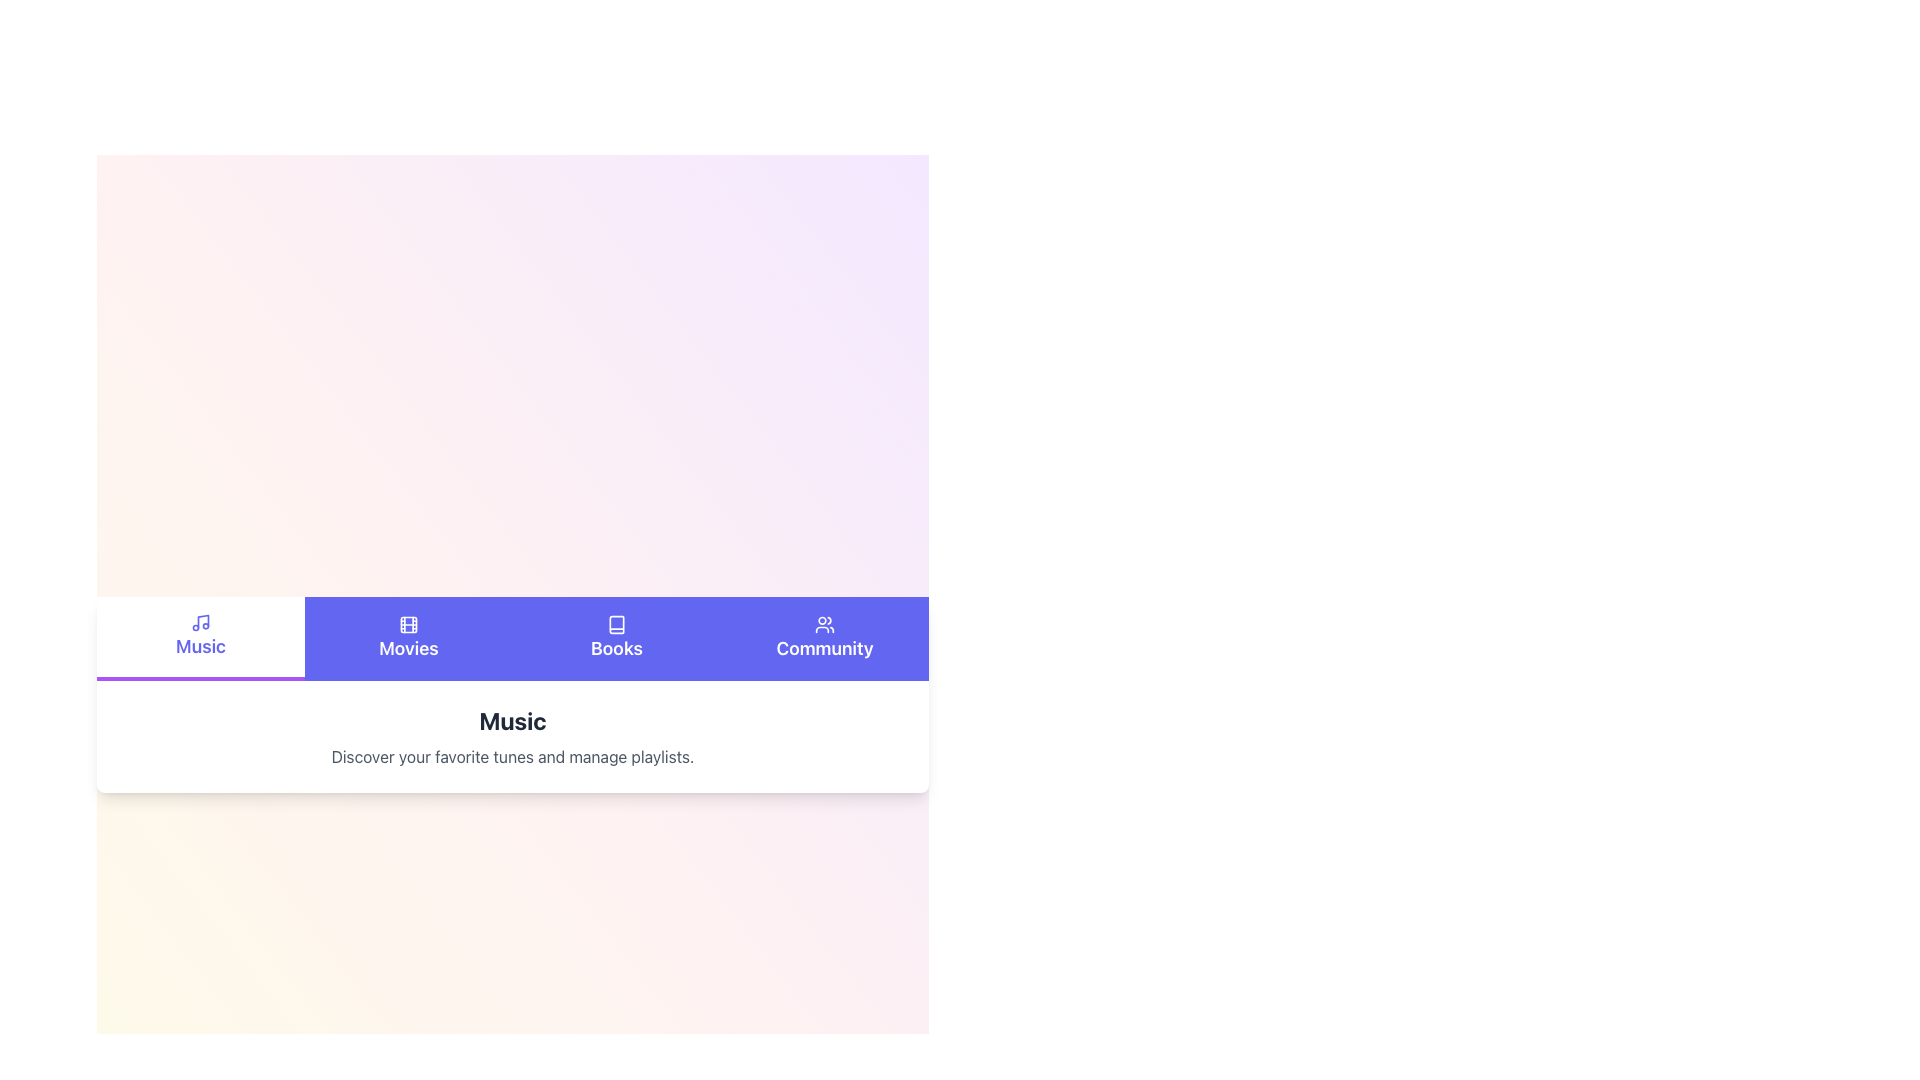 This screenshot has height=1080, width=1920. What do you see at coordinates (825, 648) in the screenshot?
I see `the 'Community' text label in the navigation bar, which serves as a link to community-related features of the application` at bounding box center [825, 648].